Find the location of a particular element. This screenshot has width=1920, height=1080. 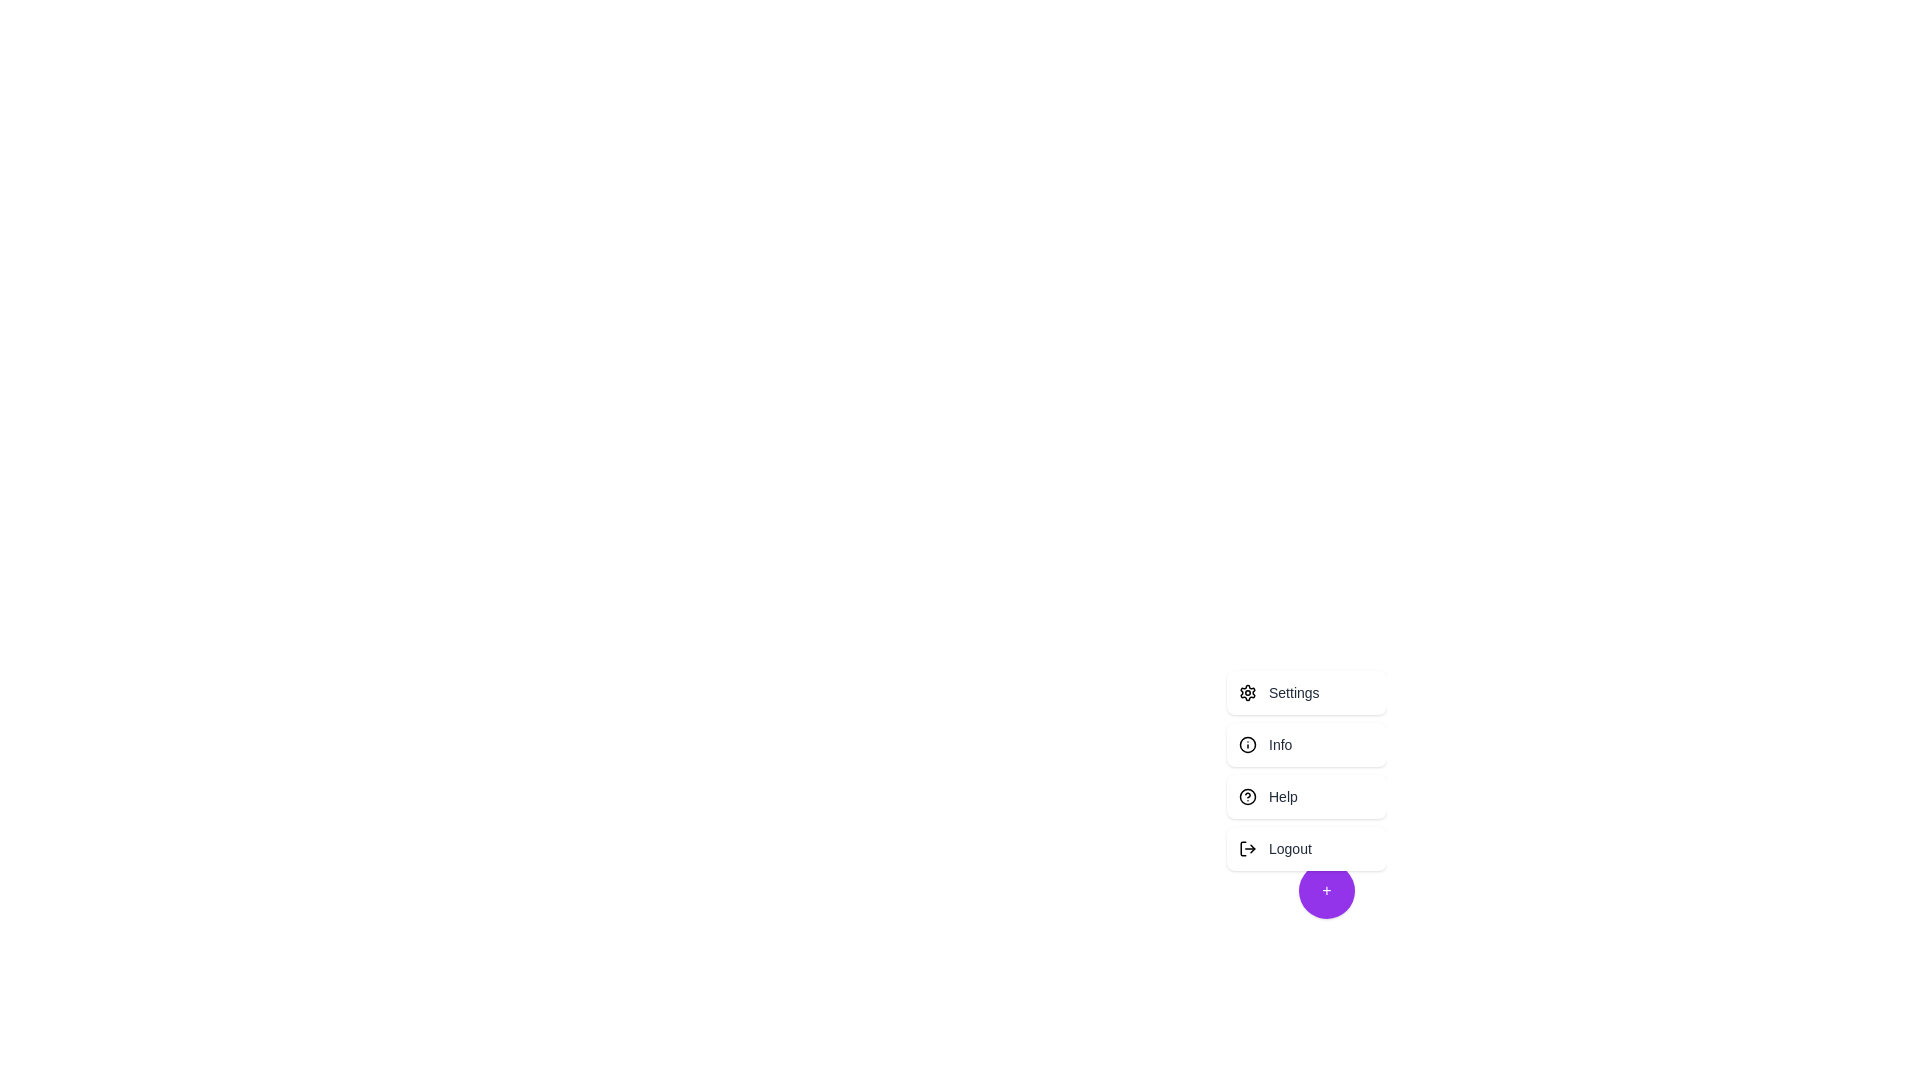

floating action button to toggle the menu visibility is located at coordinates (1326, 890).